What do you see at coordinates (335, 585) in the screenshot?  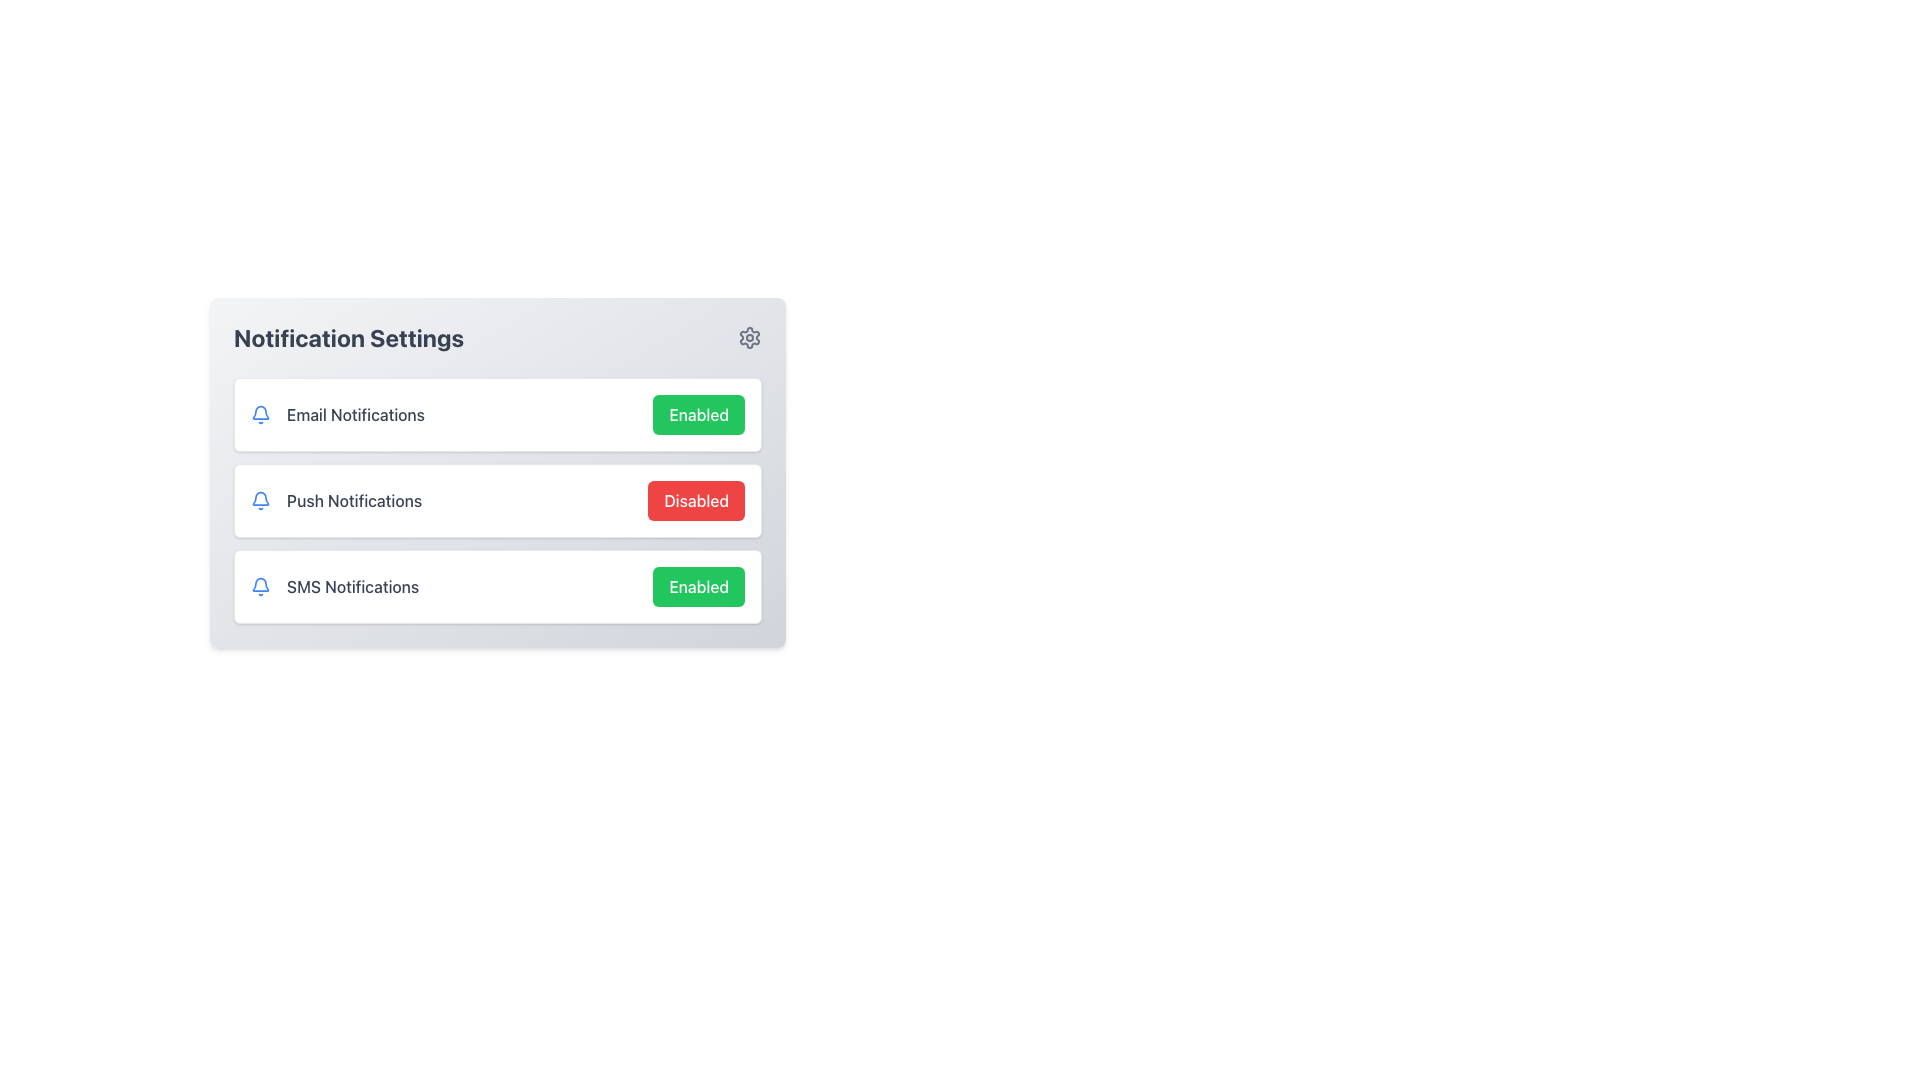 I see `the 'SMS Notifications' text label that is styled in medium-weight dark gray font and is located adjacent to a blue notification bell icon` at bounding box center [335, 585].